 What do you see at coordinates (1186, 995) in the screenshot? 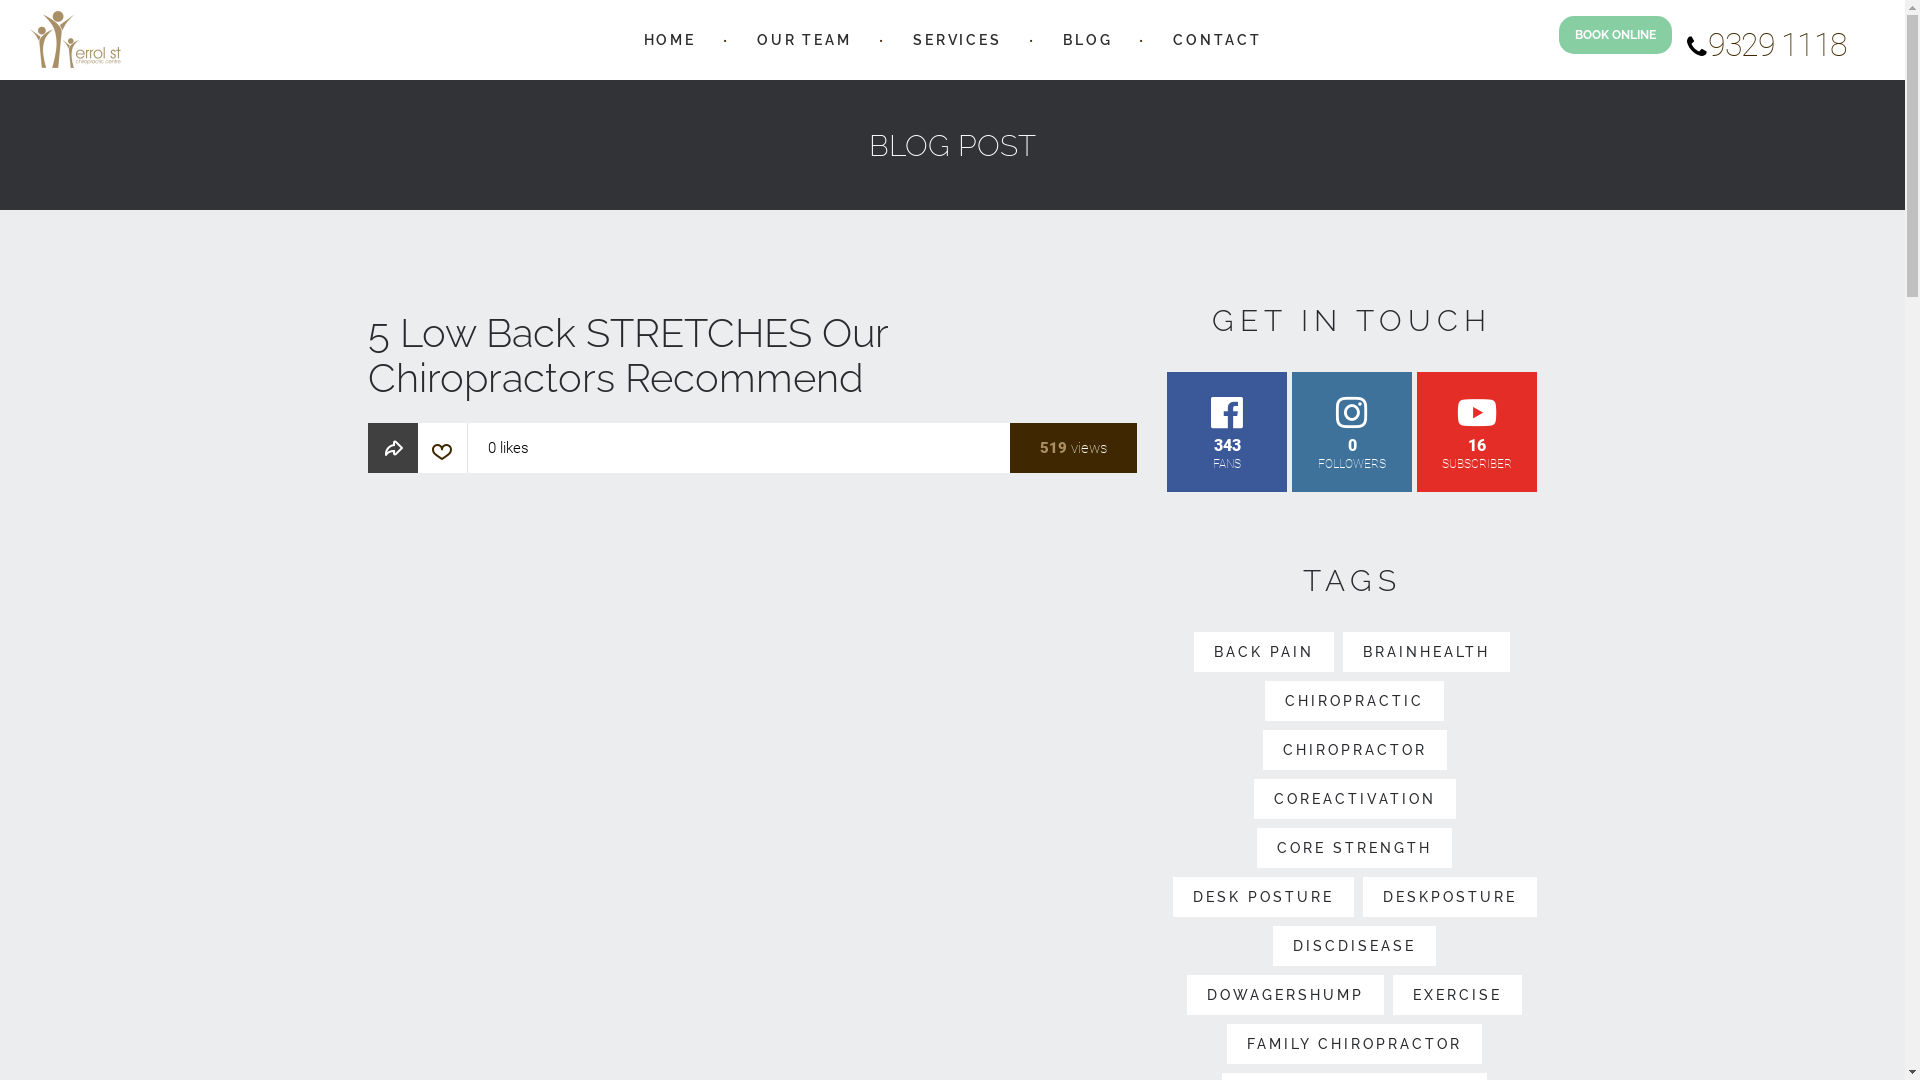
I see `'DOWAGERSHUMP'` at bounding box center [1186, 995].